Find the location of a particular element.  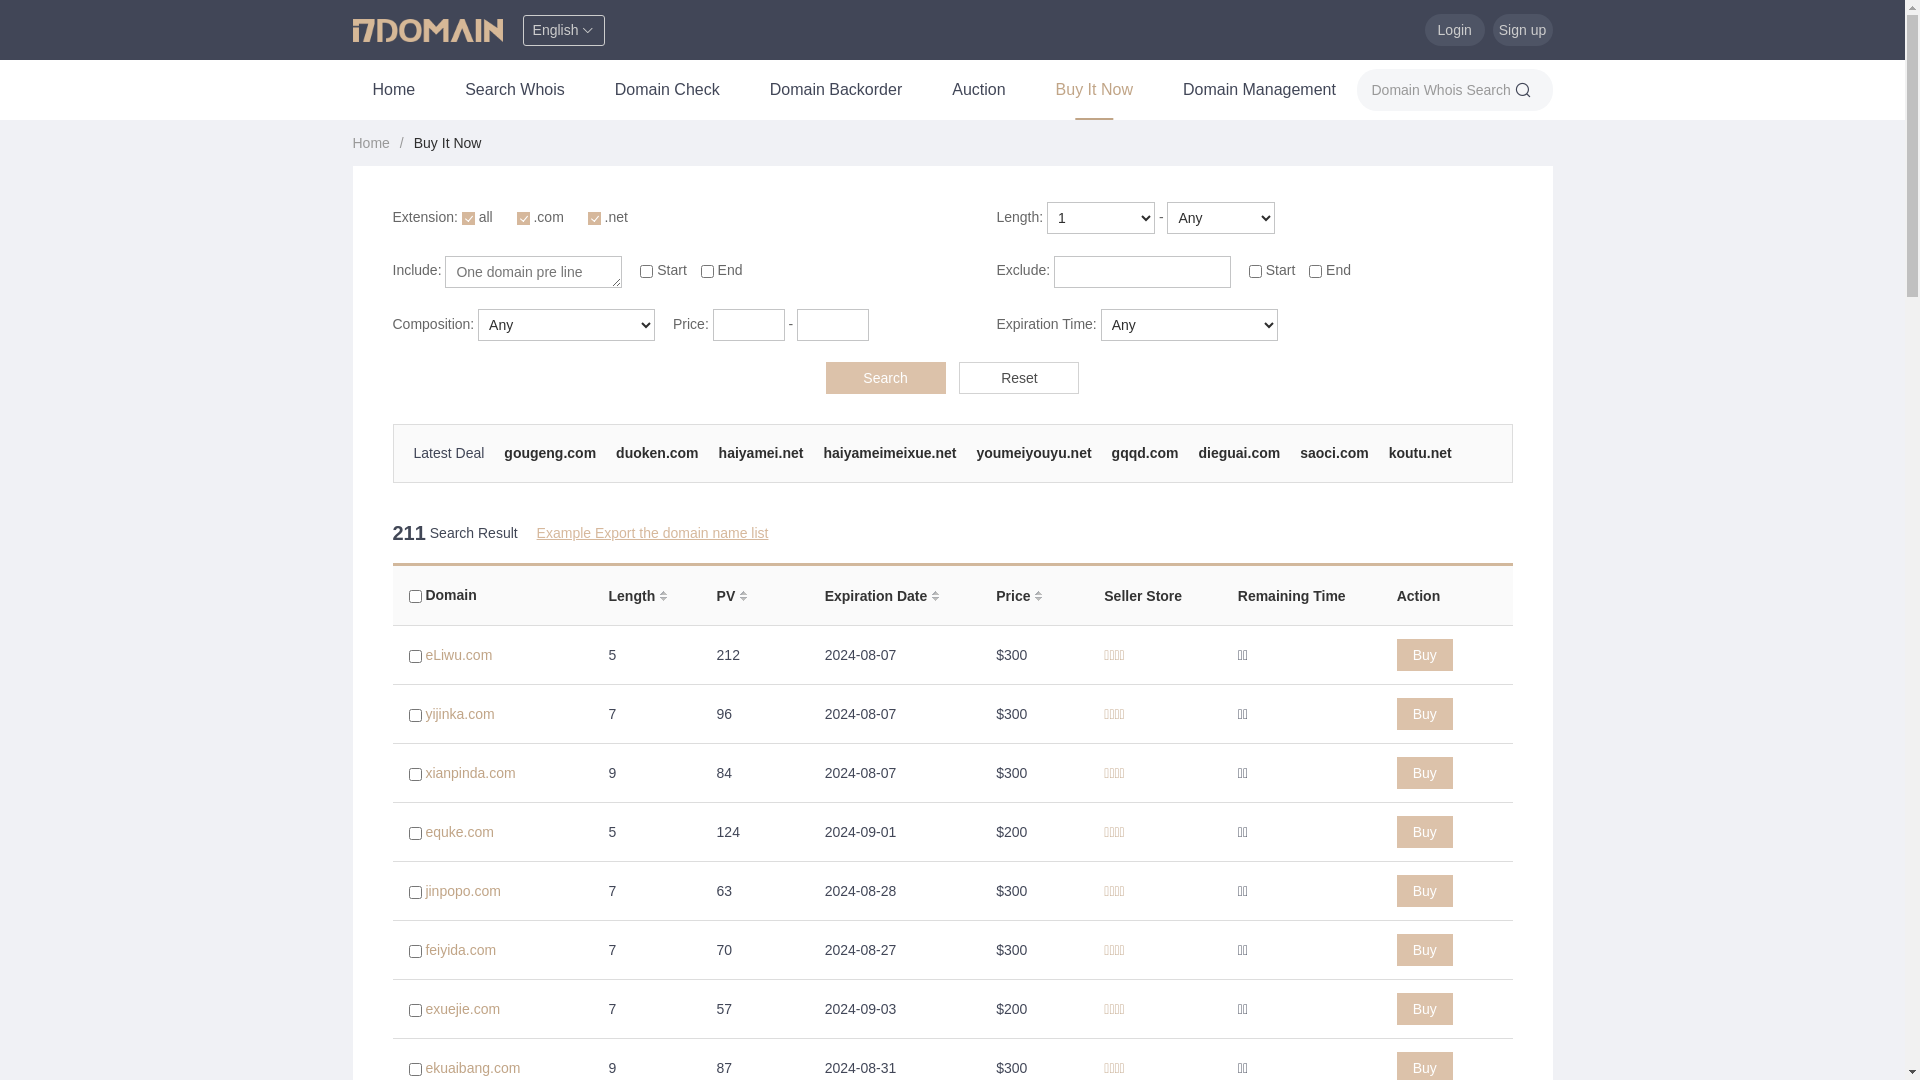

'dieguai.com' is located at coordinates (1198, 452).